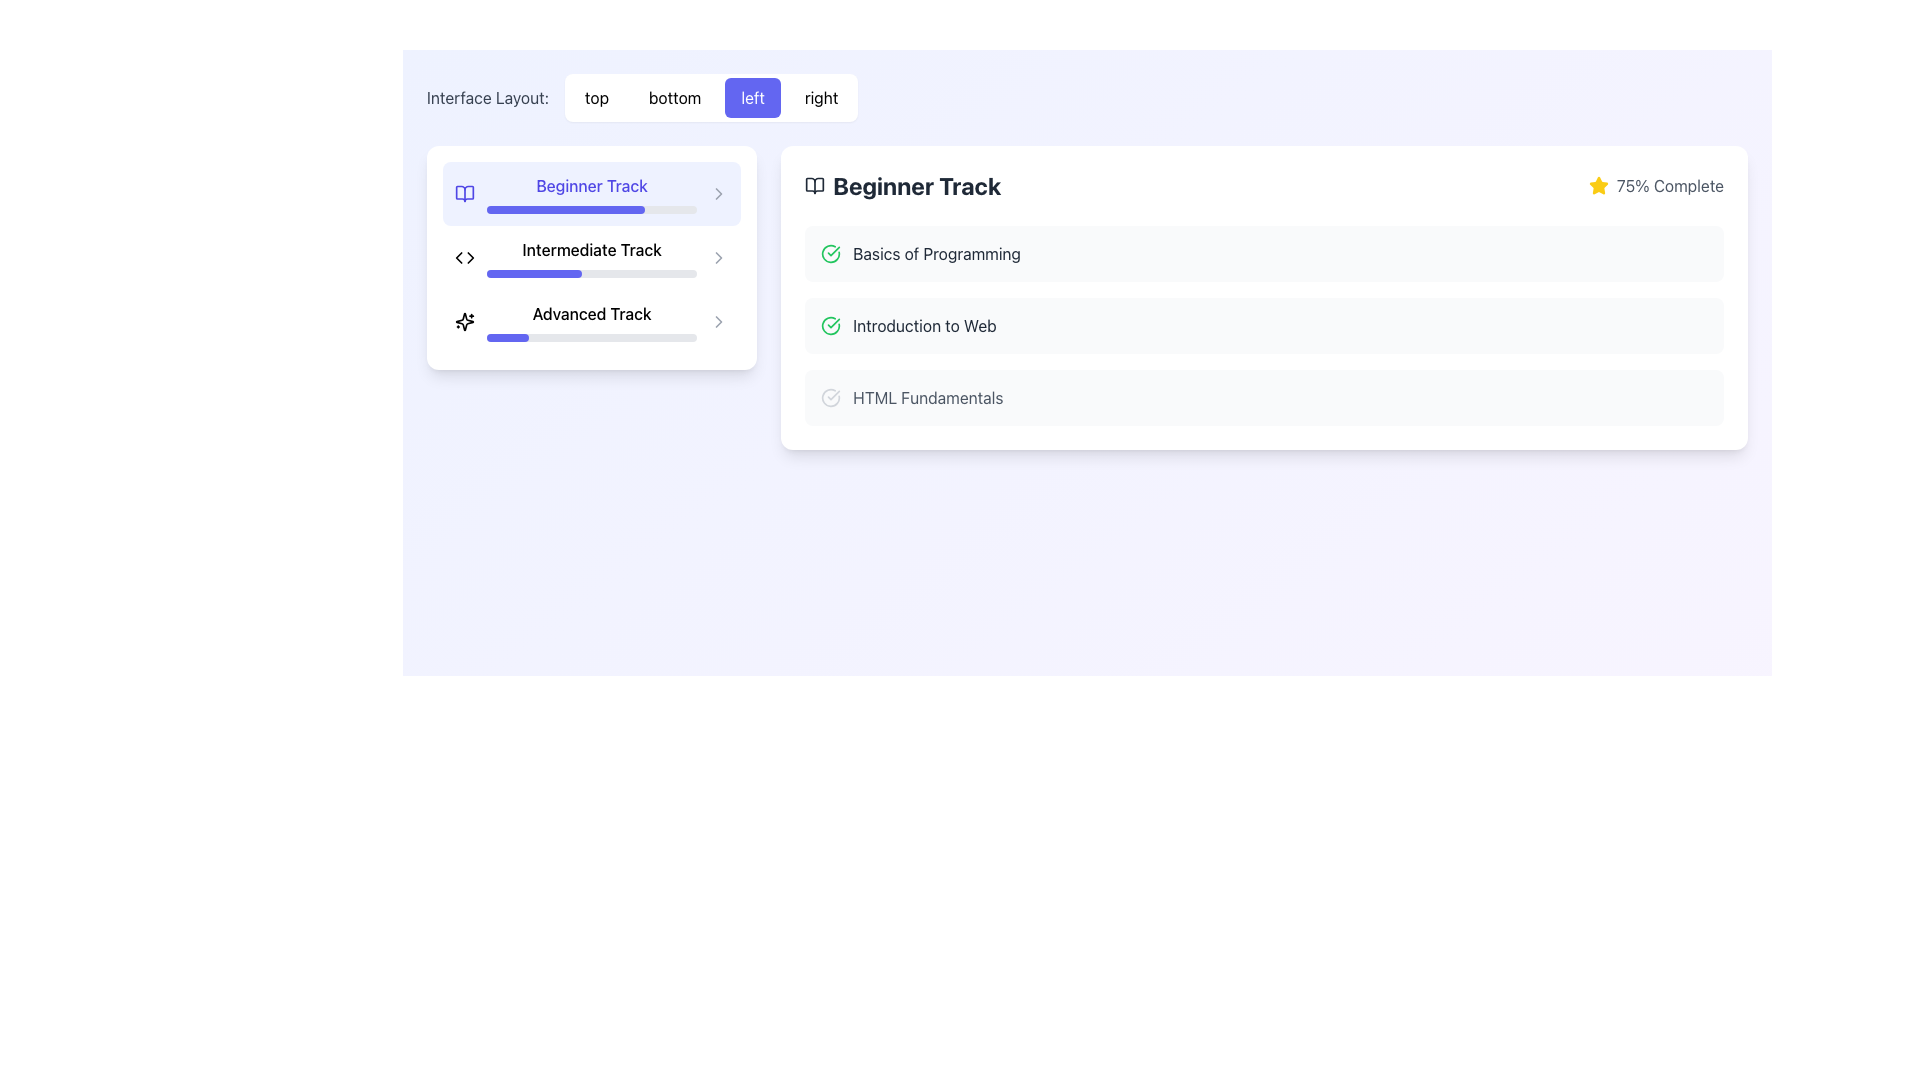 The width and height of the screenshot is (1920, 1080). Describe the element at coordinates (591, 337) in the screenshot. I see `the progress bar component indicating the percentage of completion in the 'Advanced Track' section, located below the label 'Advanced Track'` at that location.